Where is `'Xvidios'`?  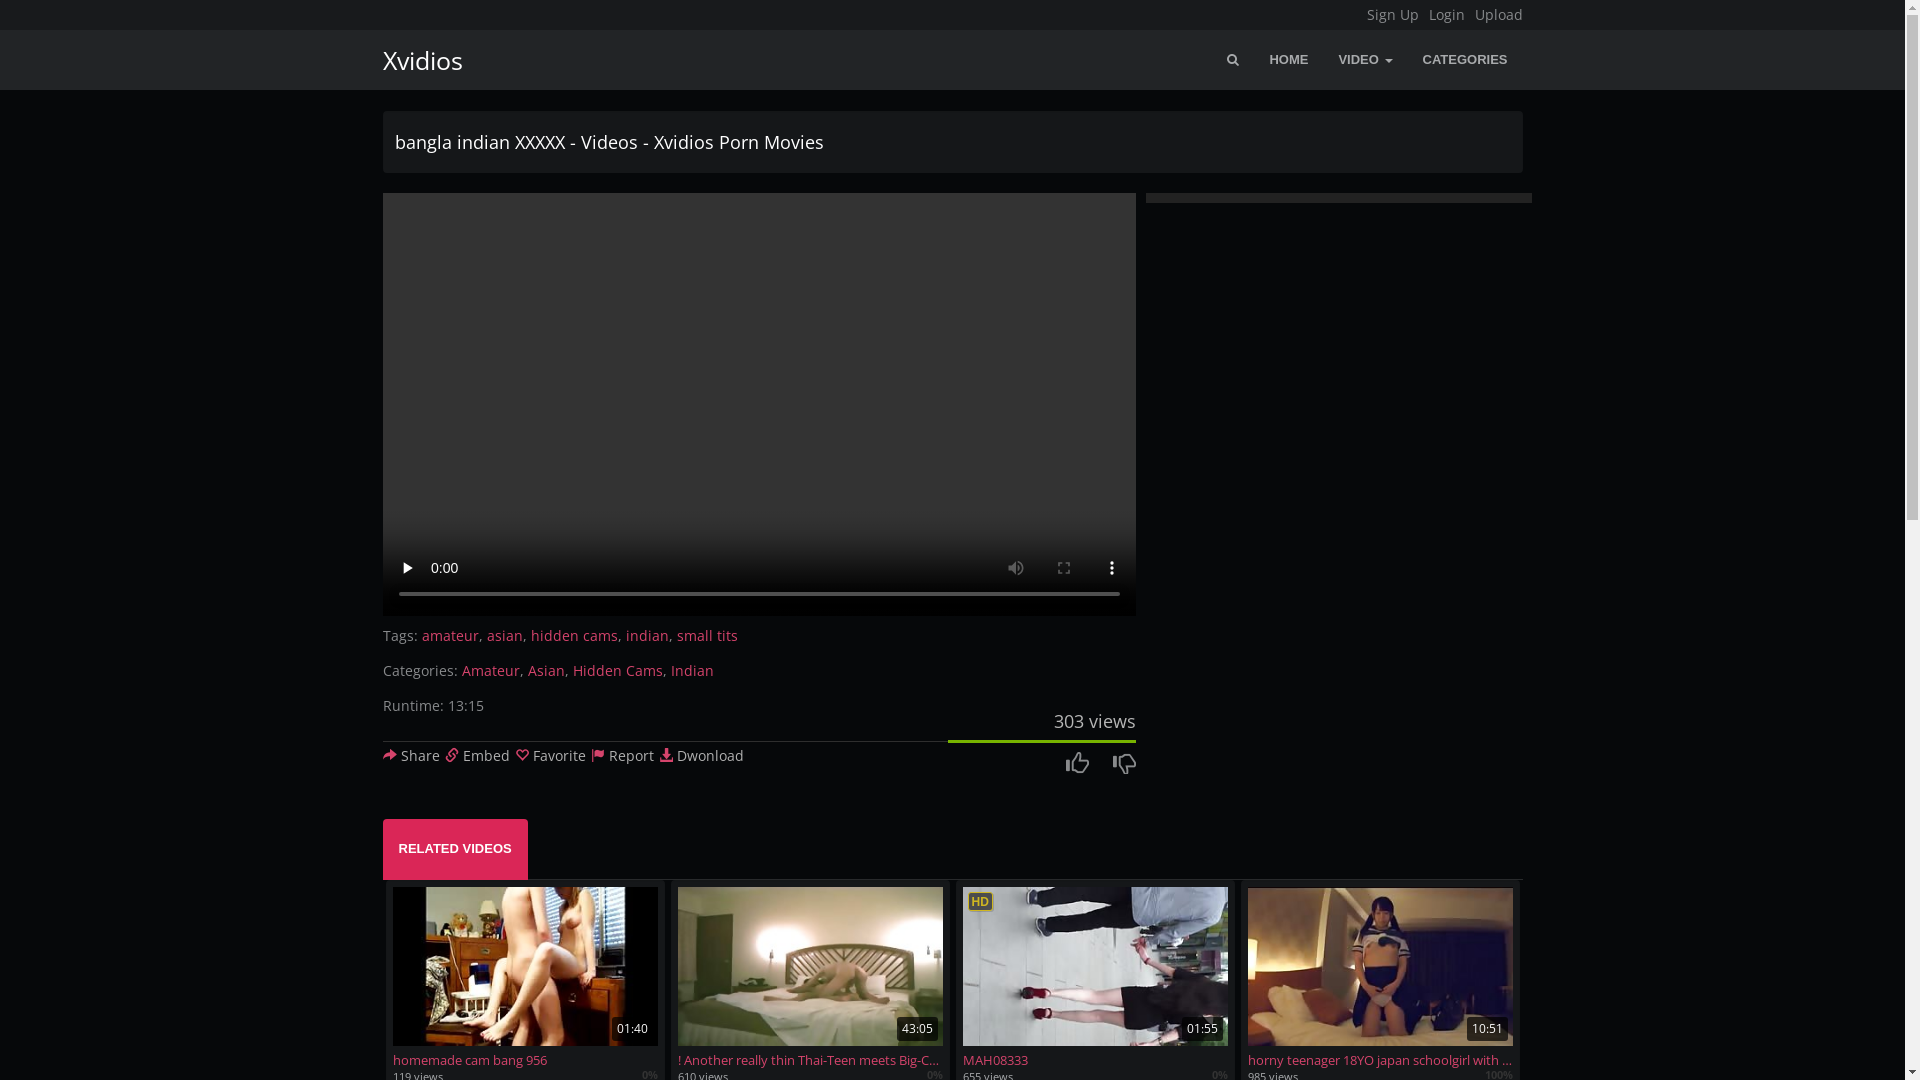 'Xvidios' is located at coordinates (414, 59).